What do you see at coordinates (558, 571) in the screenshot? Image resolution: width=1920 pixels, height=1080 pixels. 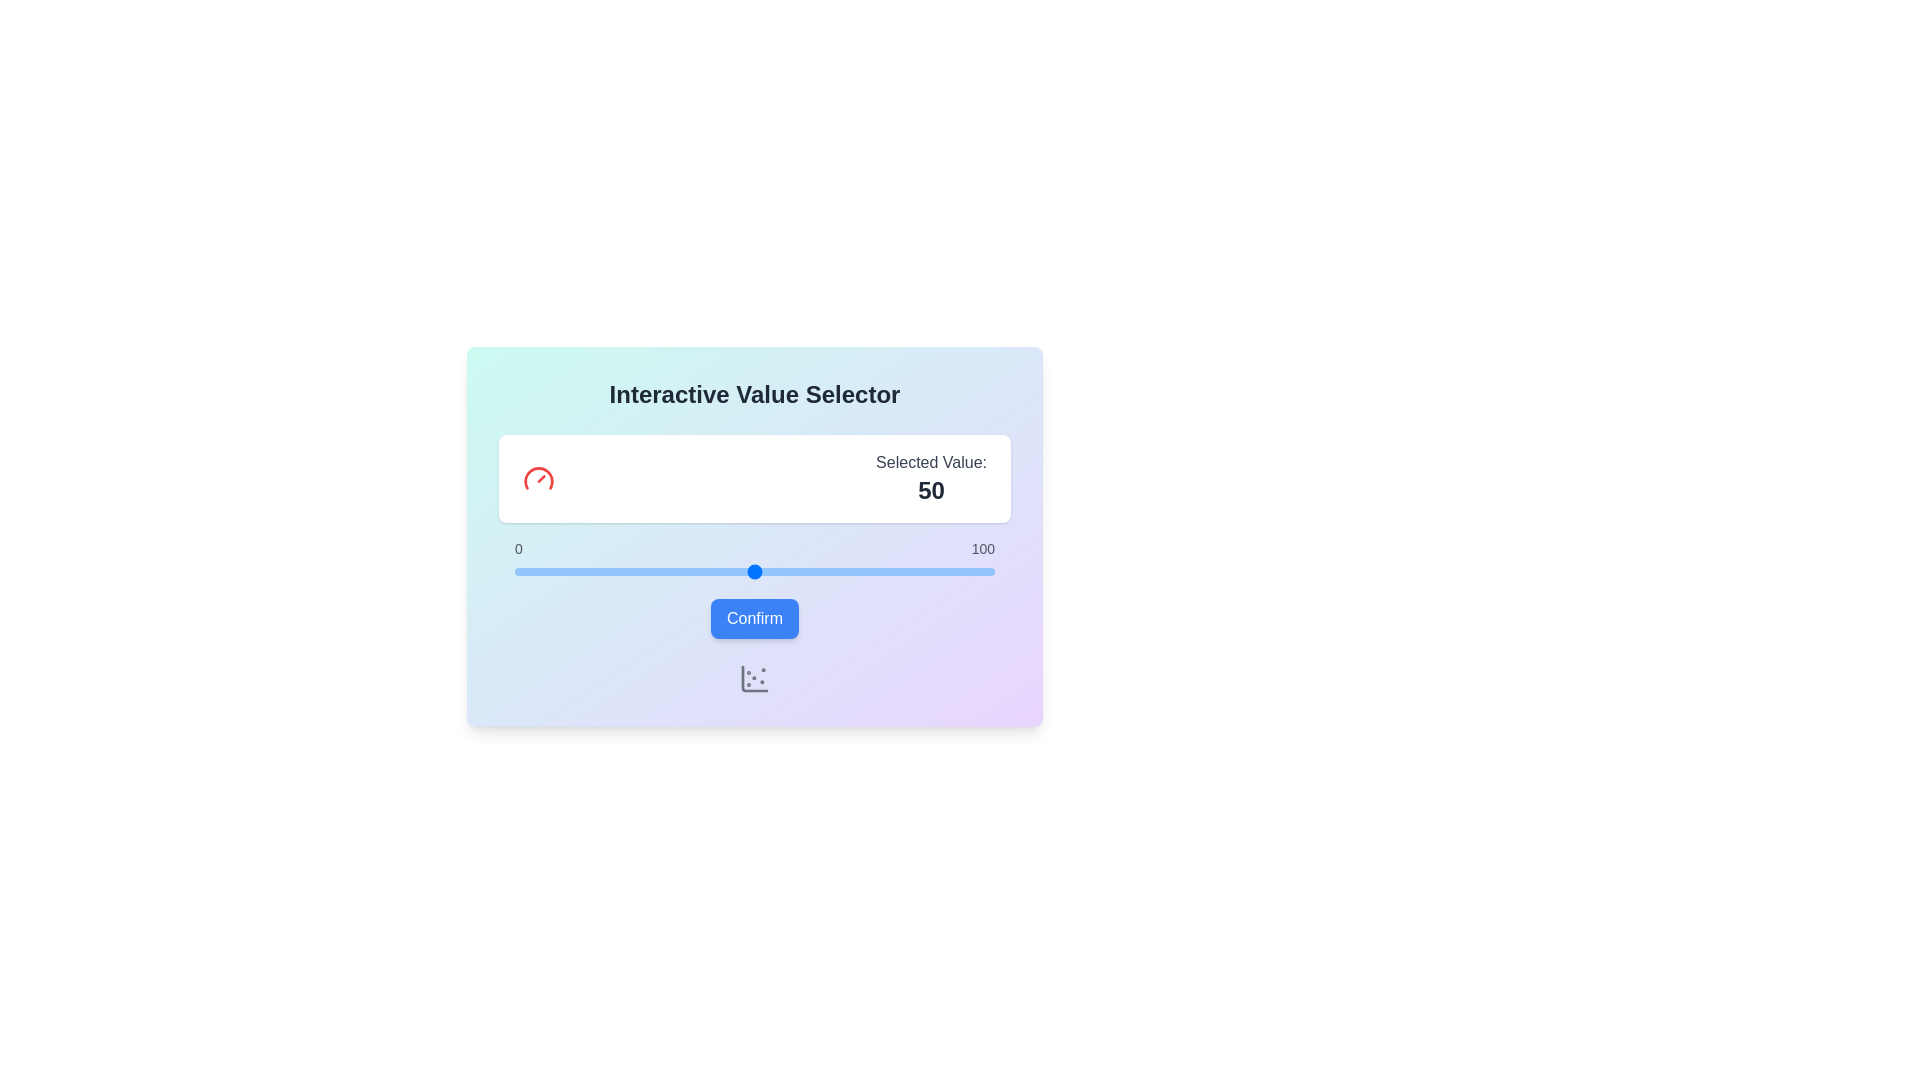 I see `the slider to set the value to 9` at bounding box center [558, 571].